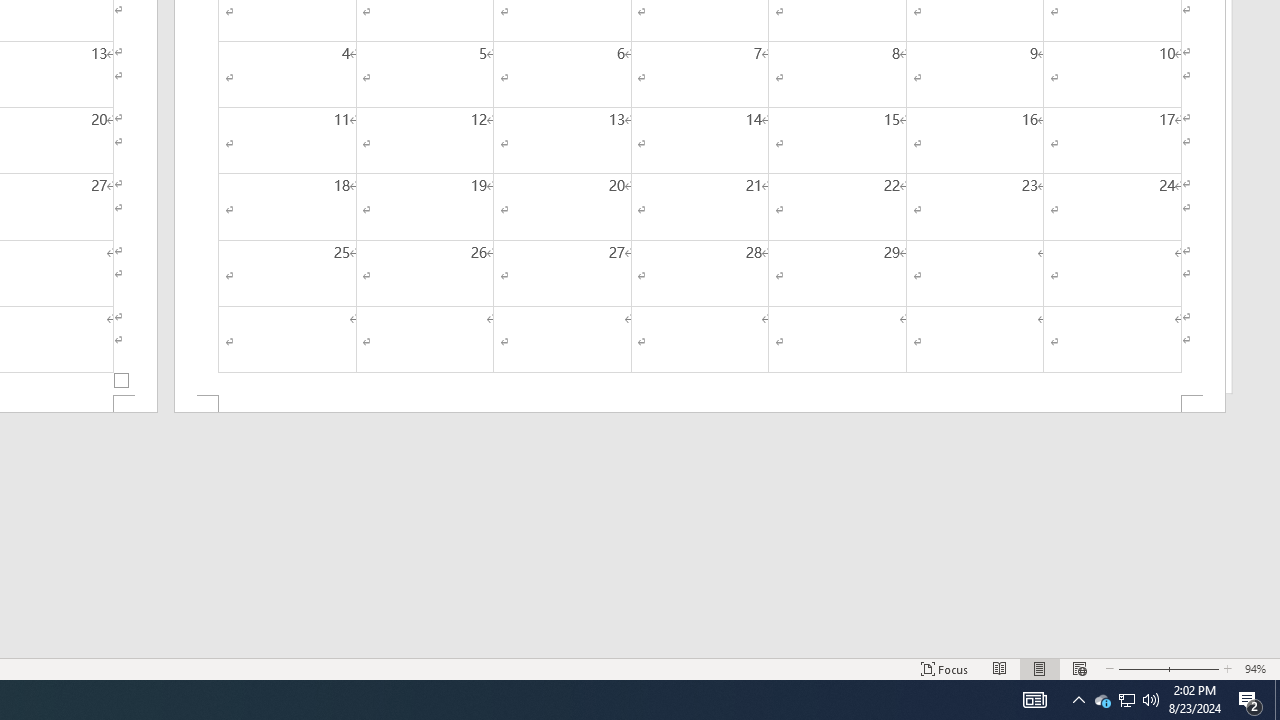 The height and width of the screenshot is (720, 1280). I want to click on 'AutomationID: 4105', so click(1034, 698).